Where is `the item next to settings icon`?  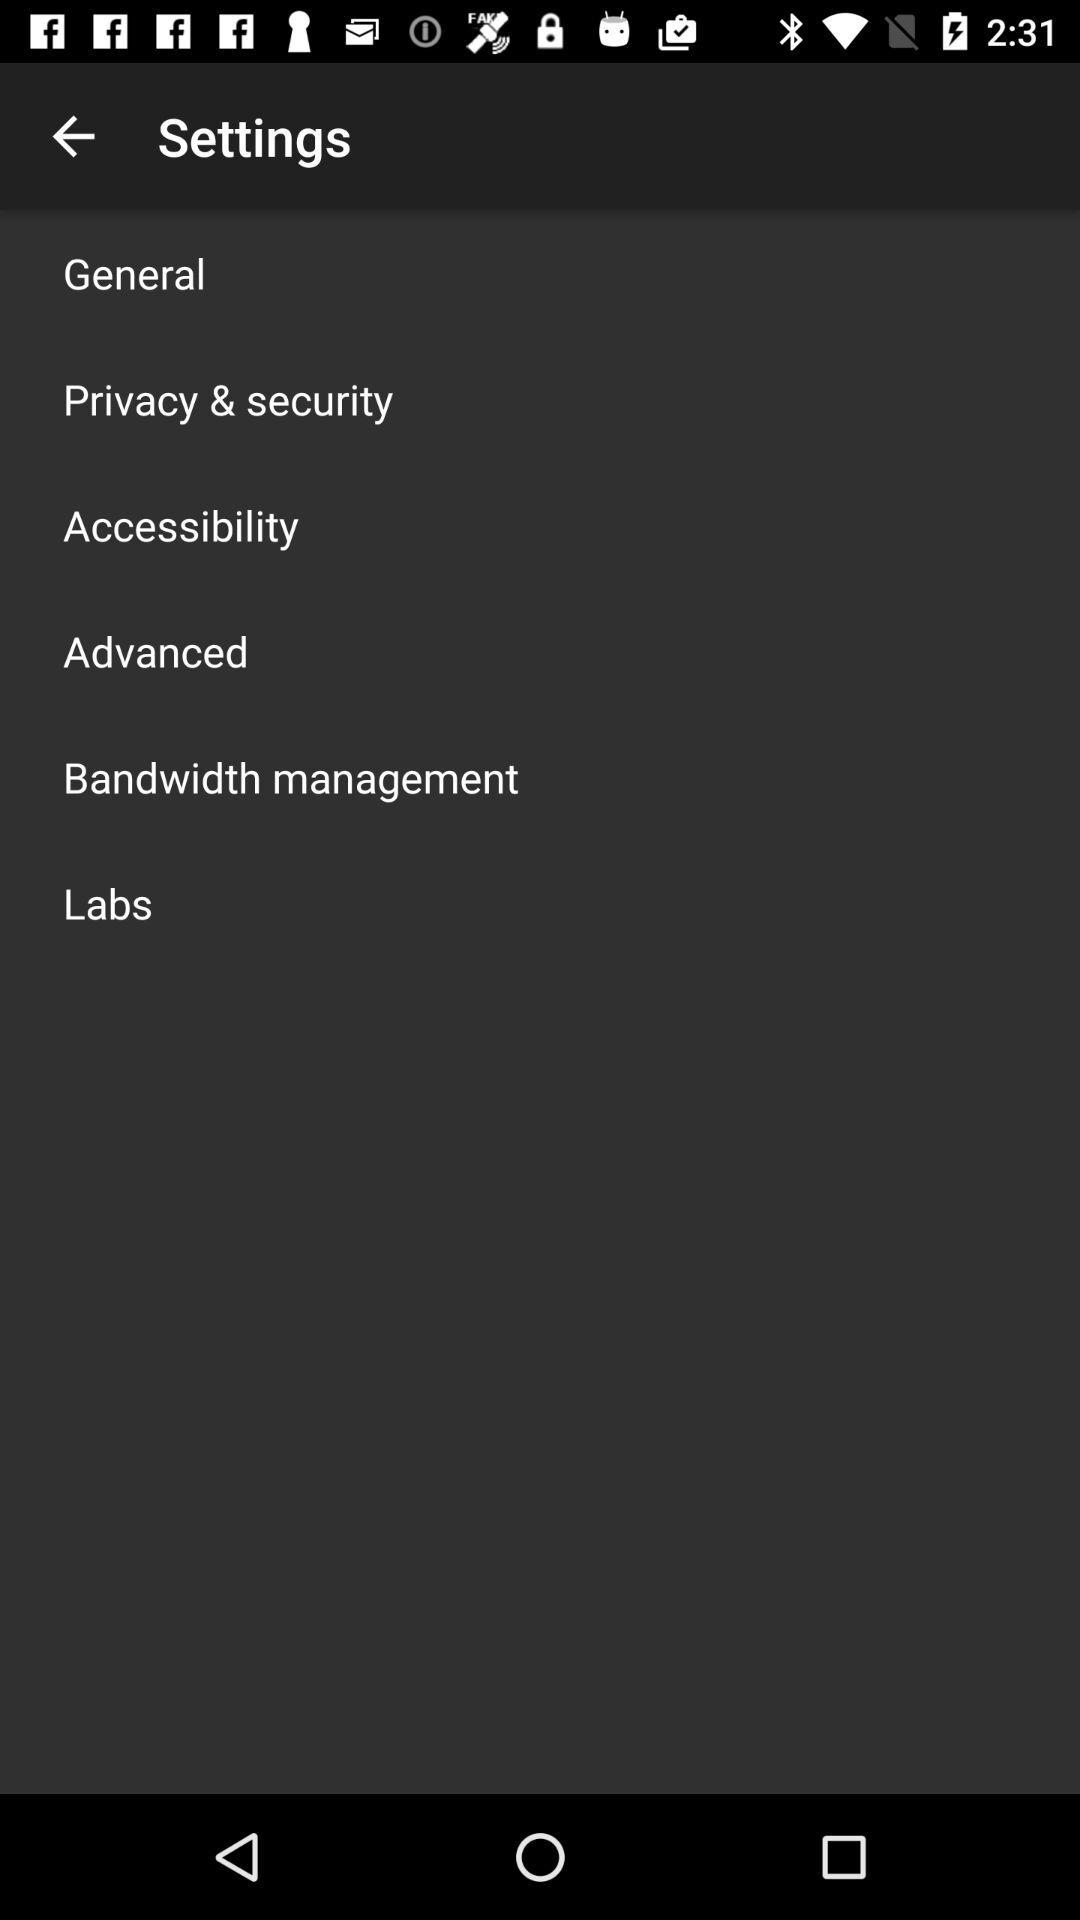 the item next to settings icon is located at coordinates (72, 135).